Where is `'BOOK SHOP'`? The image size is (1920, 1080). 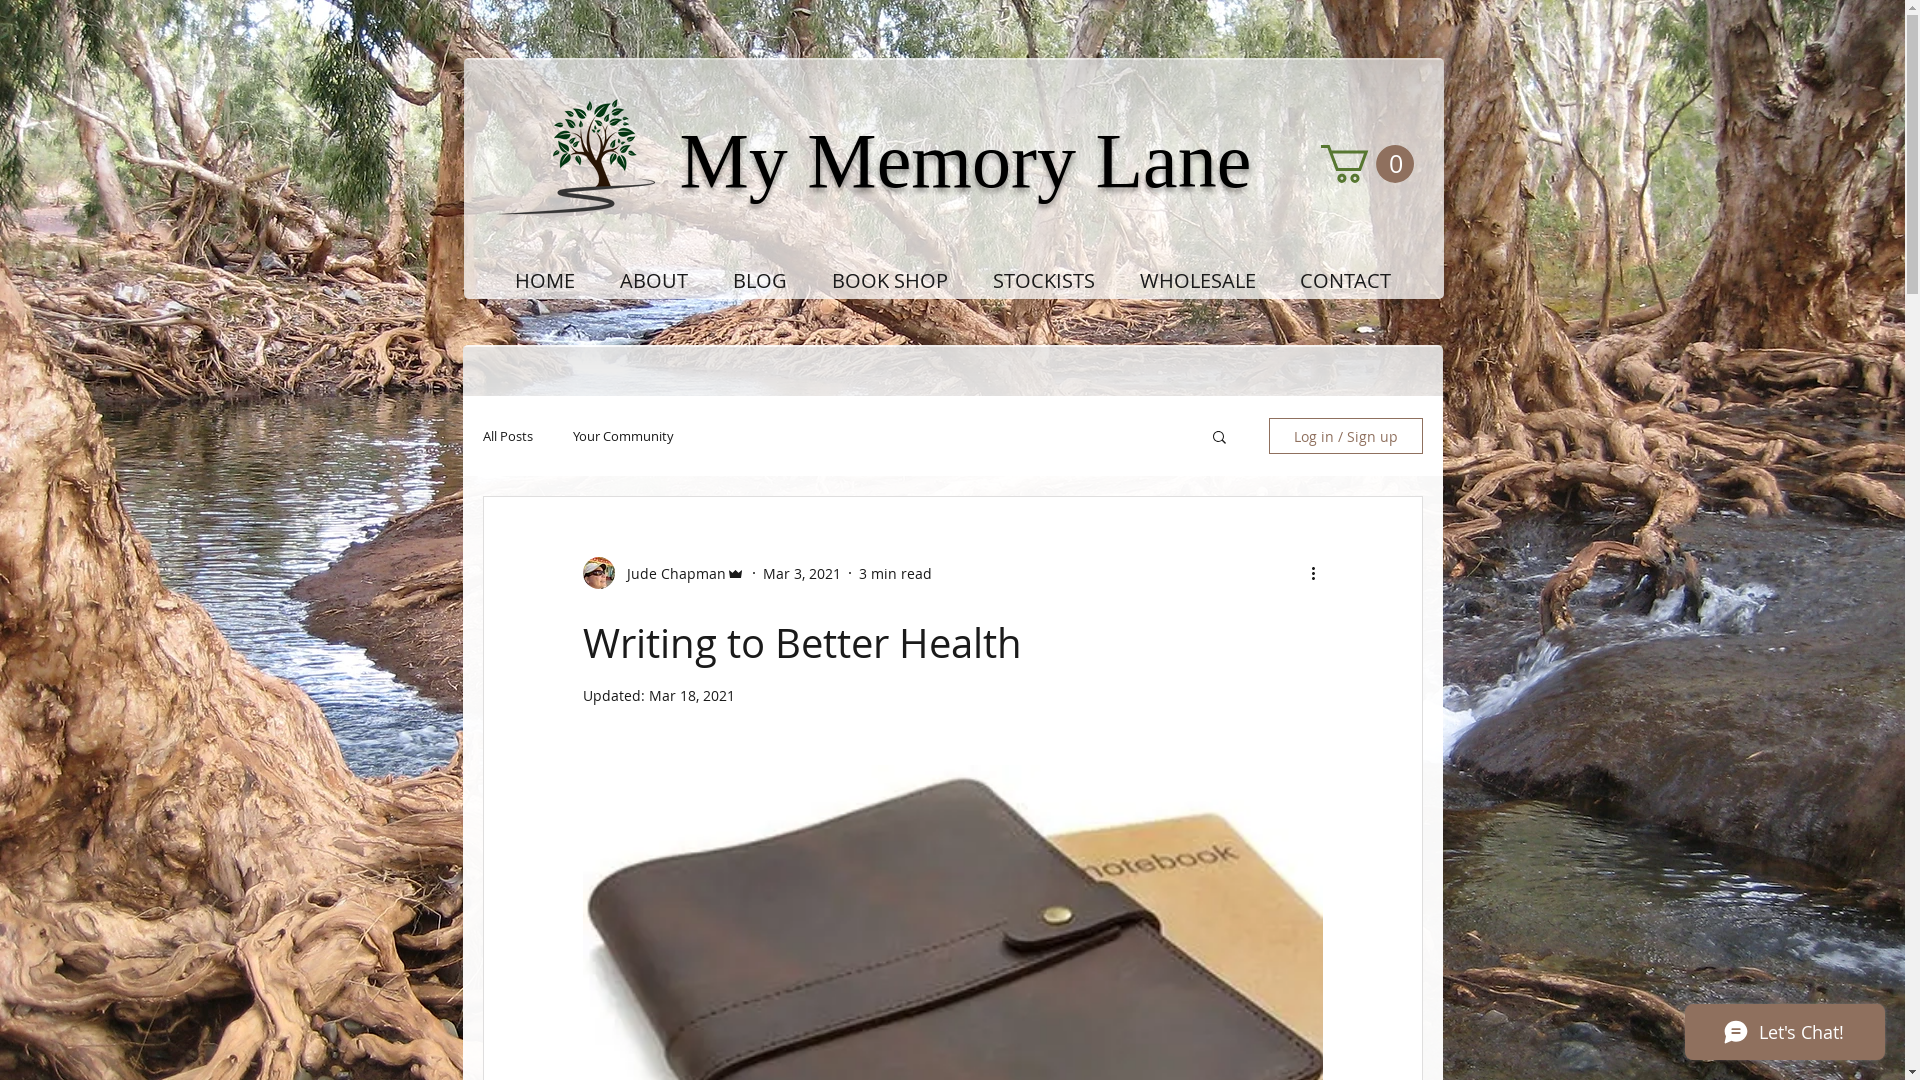 'BOOK SHOP' is located at coordinates (889, 281).